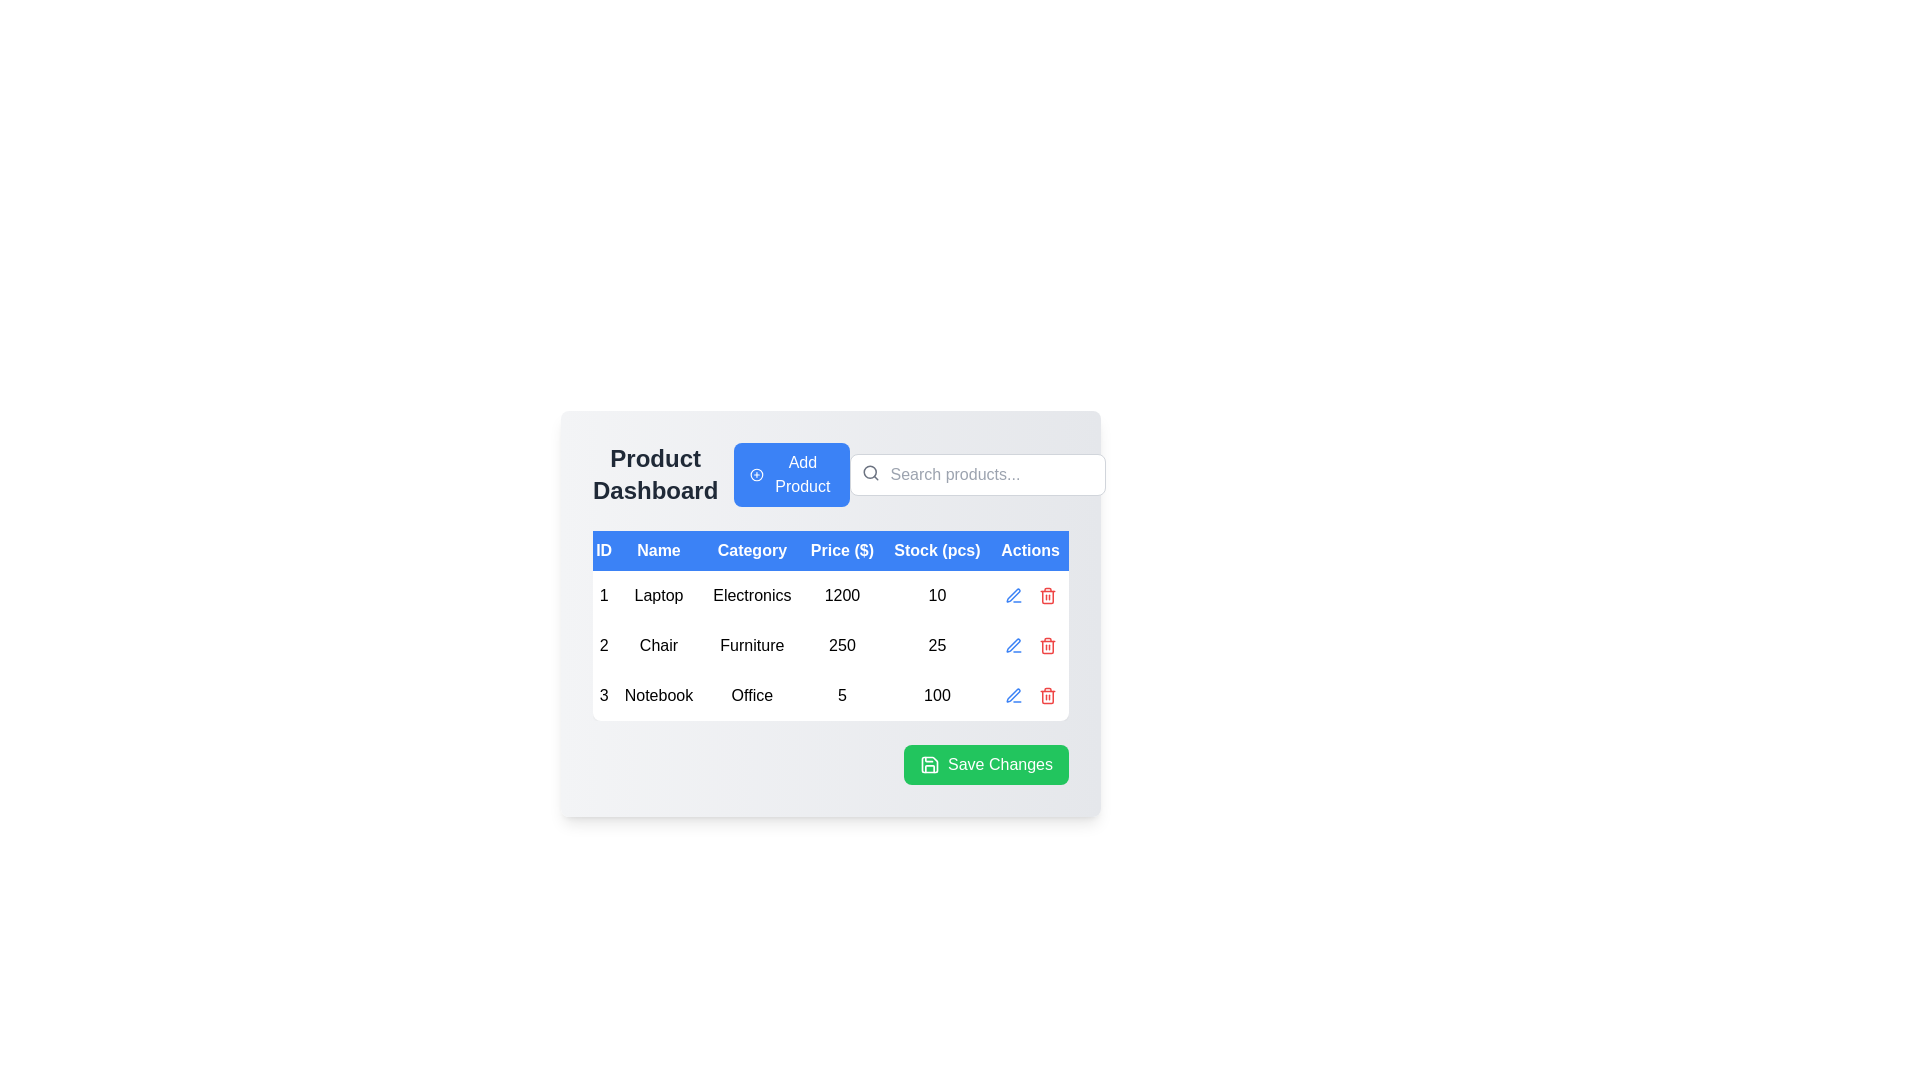 The height and width of the screenshot is (1080, 1920). Describe the element at coordinates (929, 764) in the screenshot. I see `the graphical icon located at the top-left corner of the green 'Save Changes' button, which confirms or saves changes made in the application interface related to the displayed data table` at that location.